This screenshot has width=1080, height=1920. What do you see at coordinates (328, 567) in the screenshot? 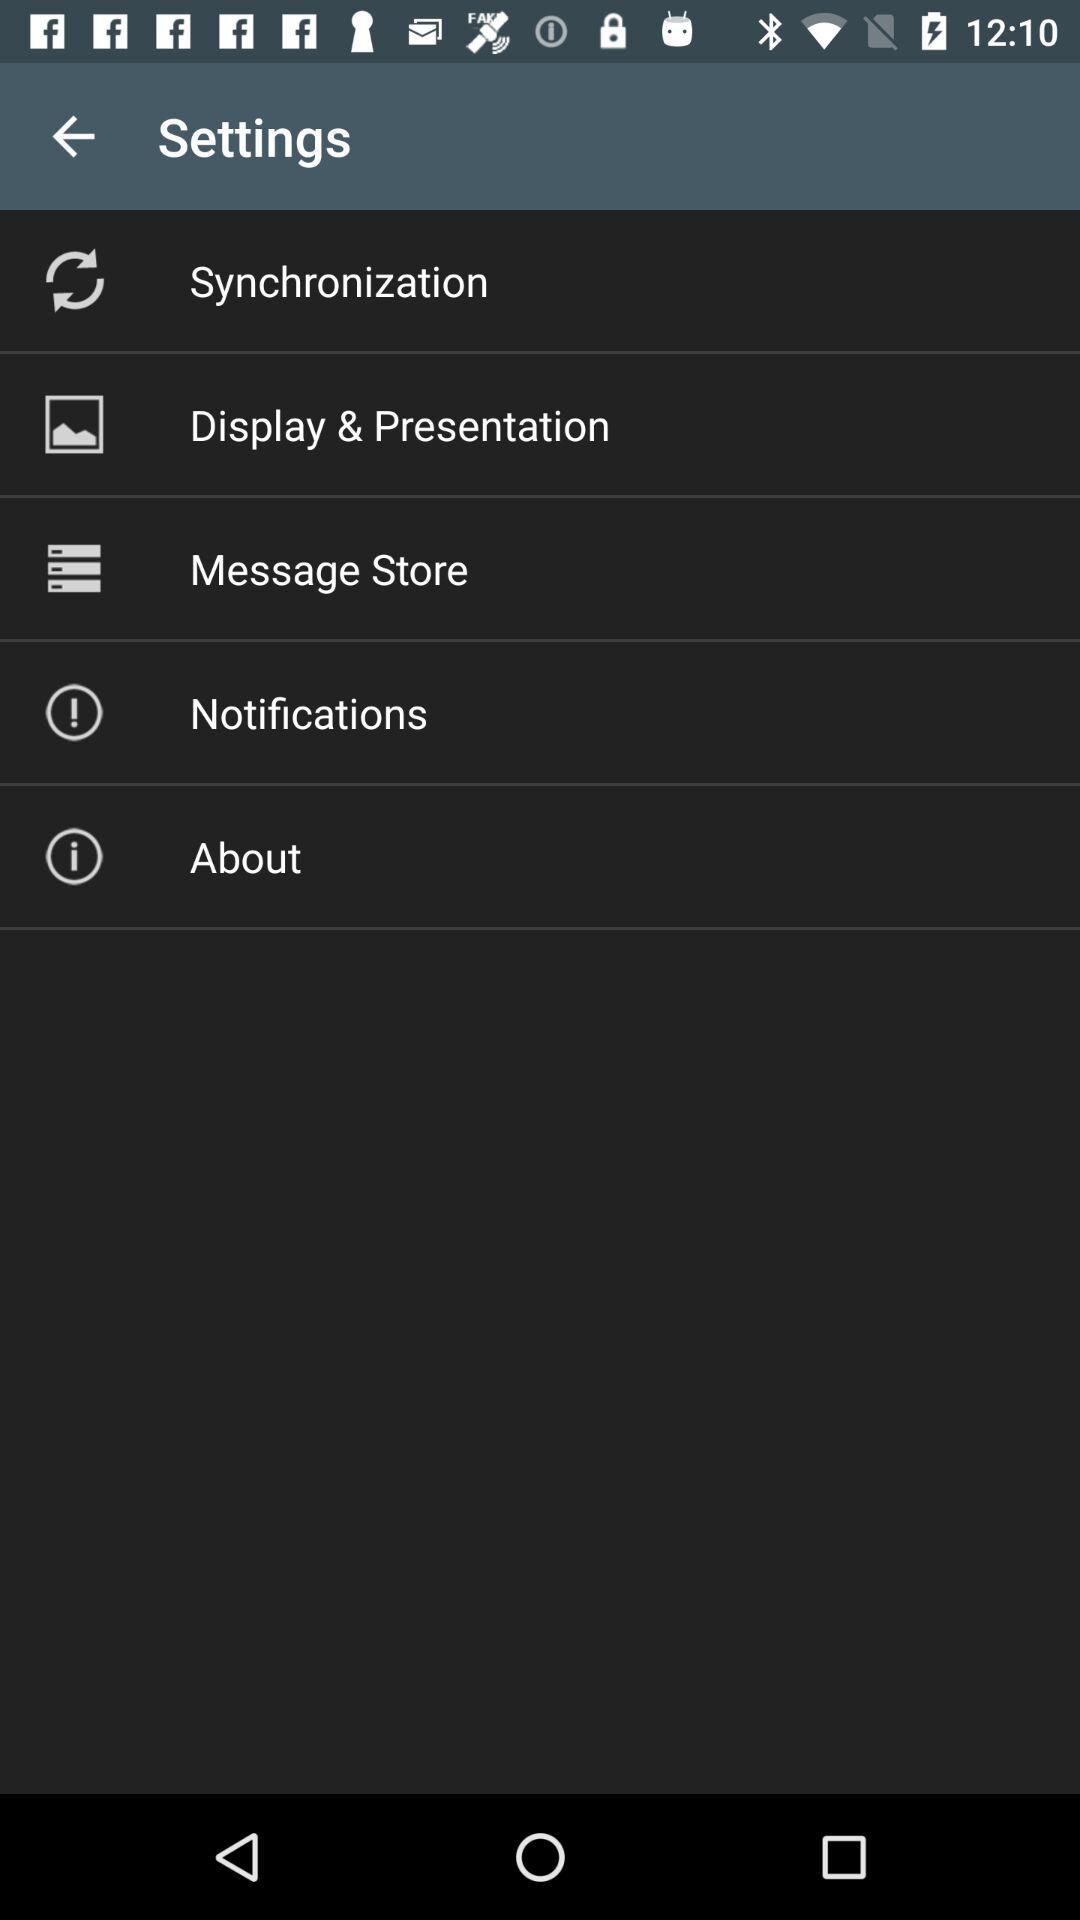
I see `the item above the notifications` at bounding box center [328, 567].